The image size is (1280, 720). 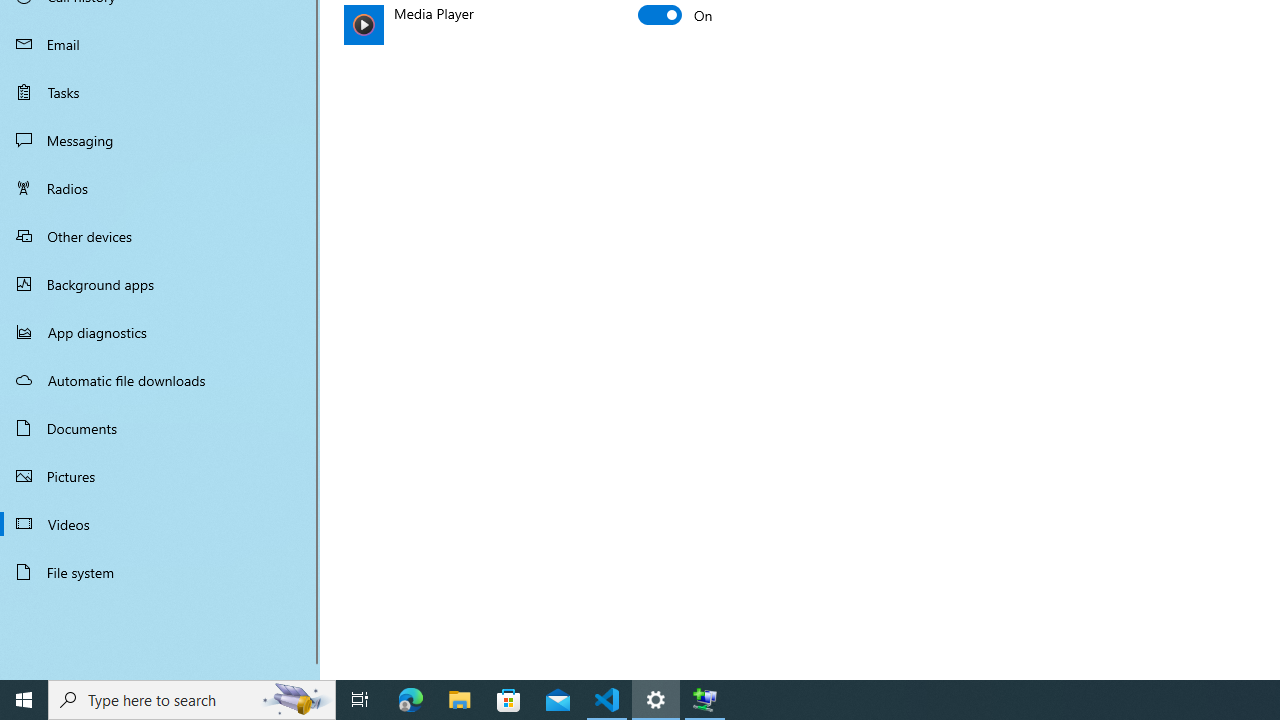 What do you see at coordinates (705, 698) in the screenshot?
I see `'Extensible Wizards Host Process - 1 running window'` at bounding box center [705, 698].